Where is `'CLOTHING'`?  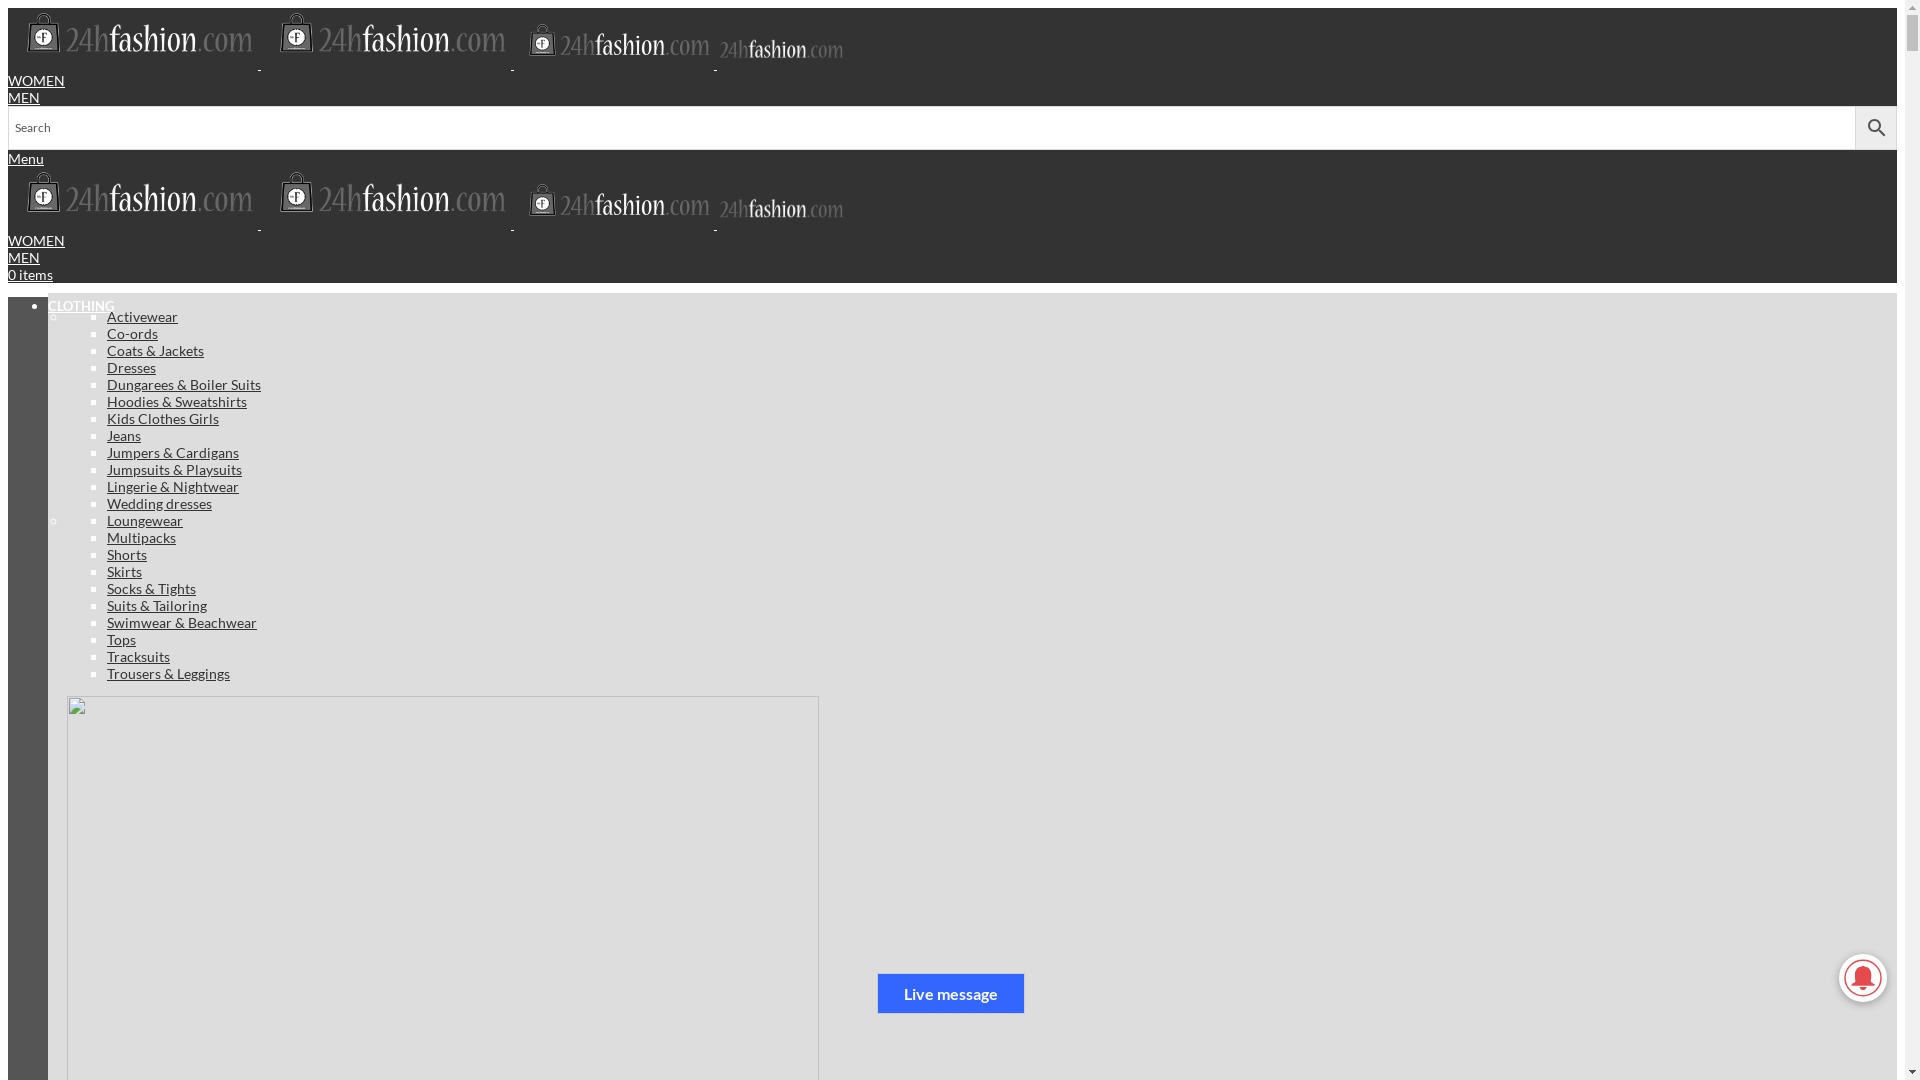 'CLOTHING' is located at coordinates (48, 305).